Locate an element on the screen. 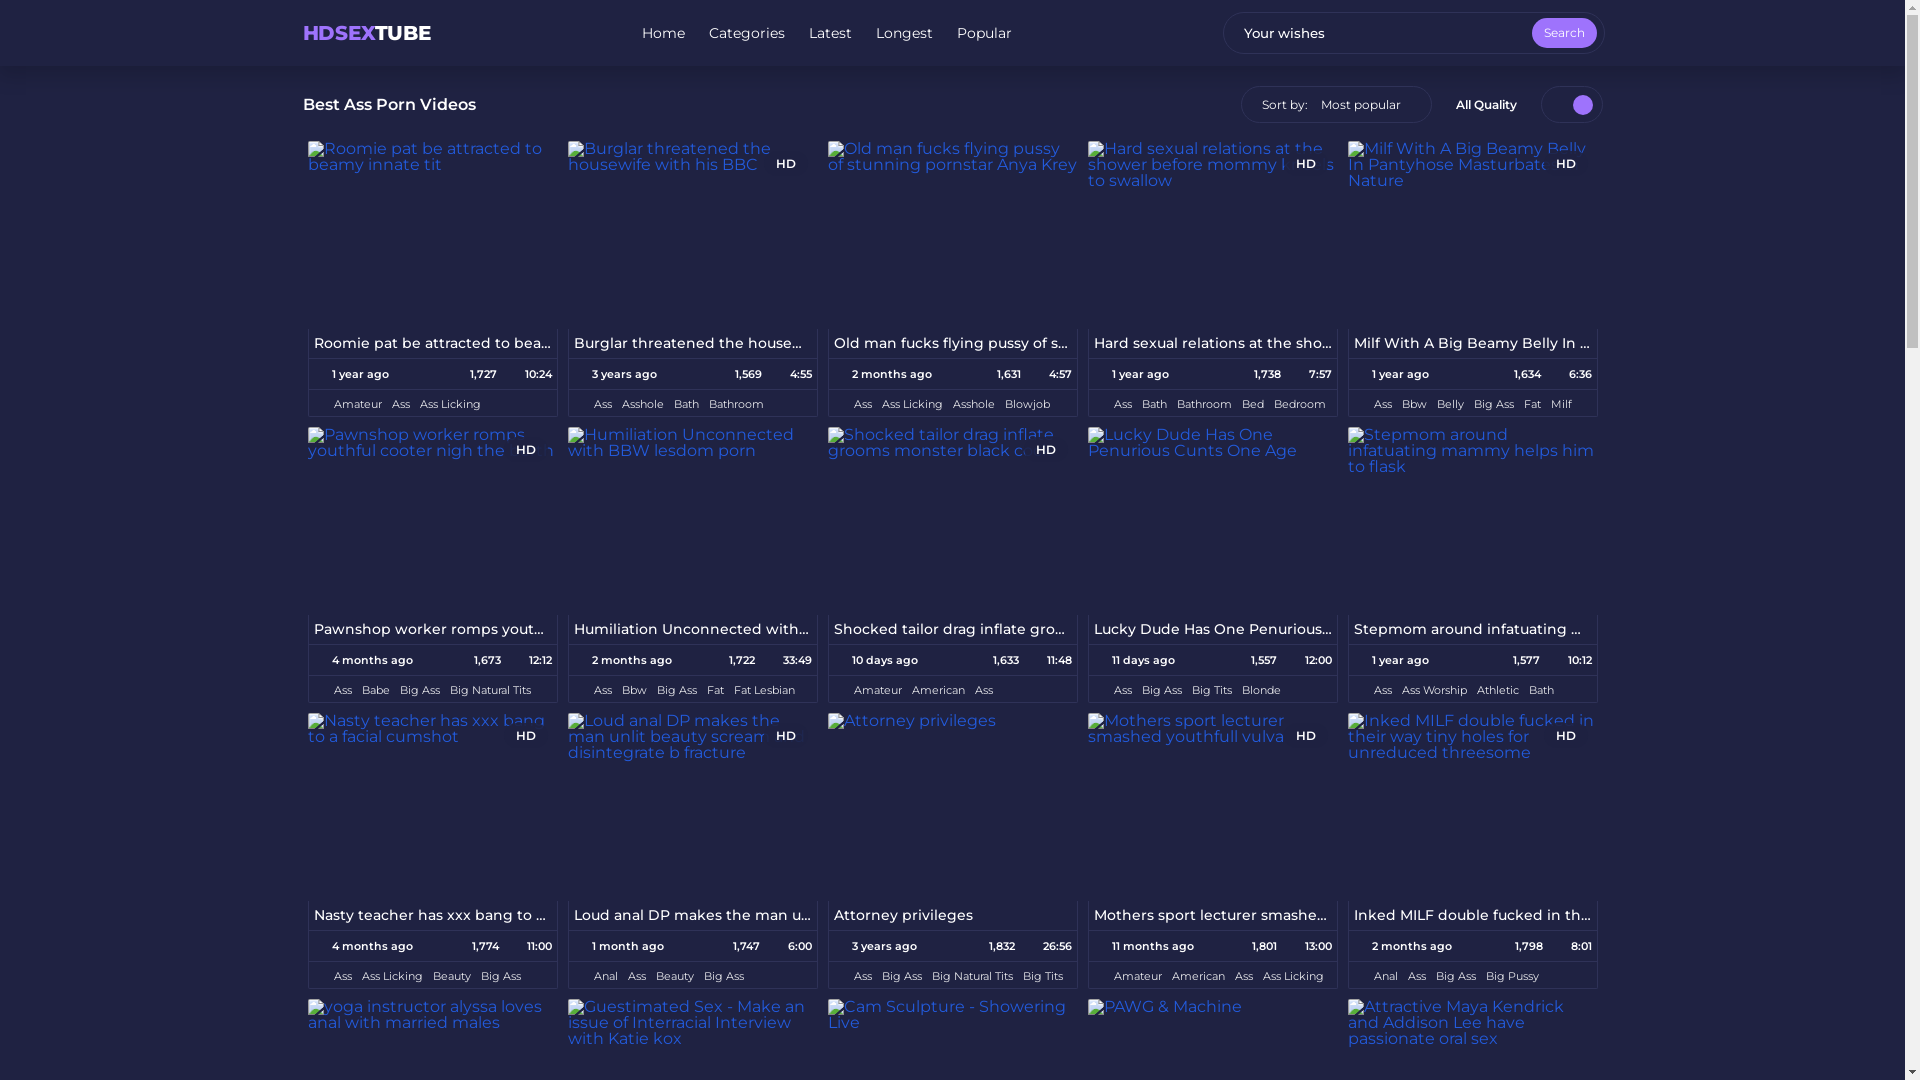 The width and height of the screenshot is (1920, 1080). 'Bathroom' is located at coordinates (1202, 404).